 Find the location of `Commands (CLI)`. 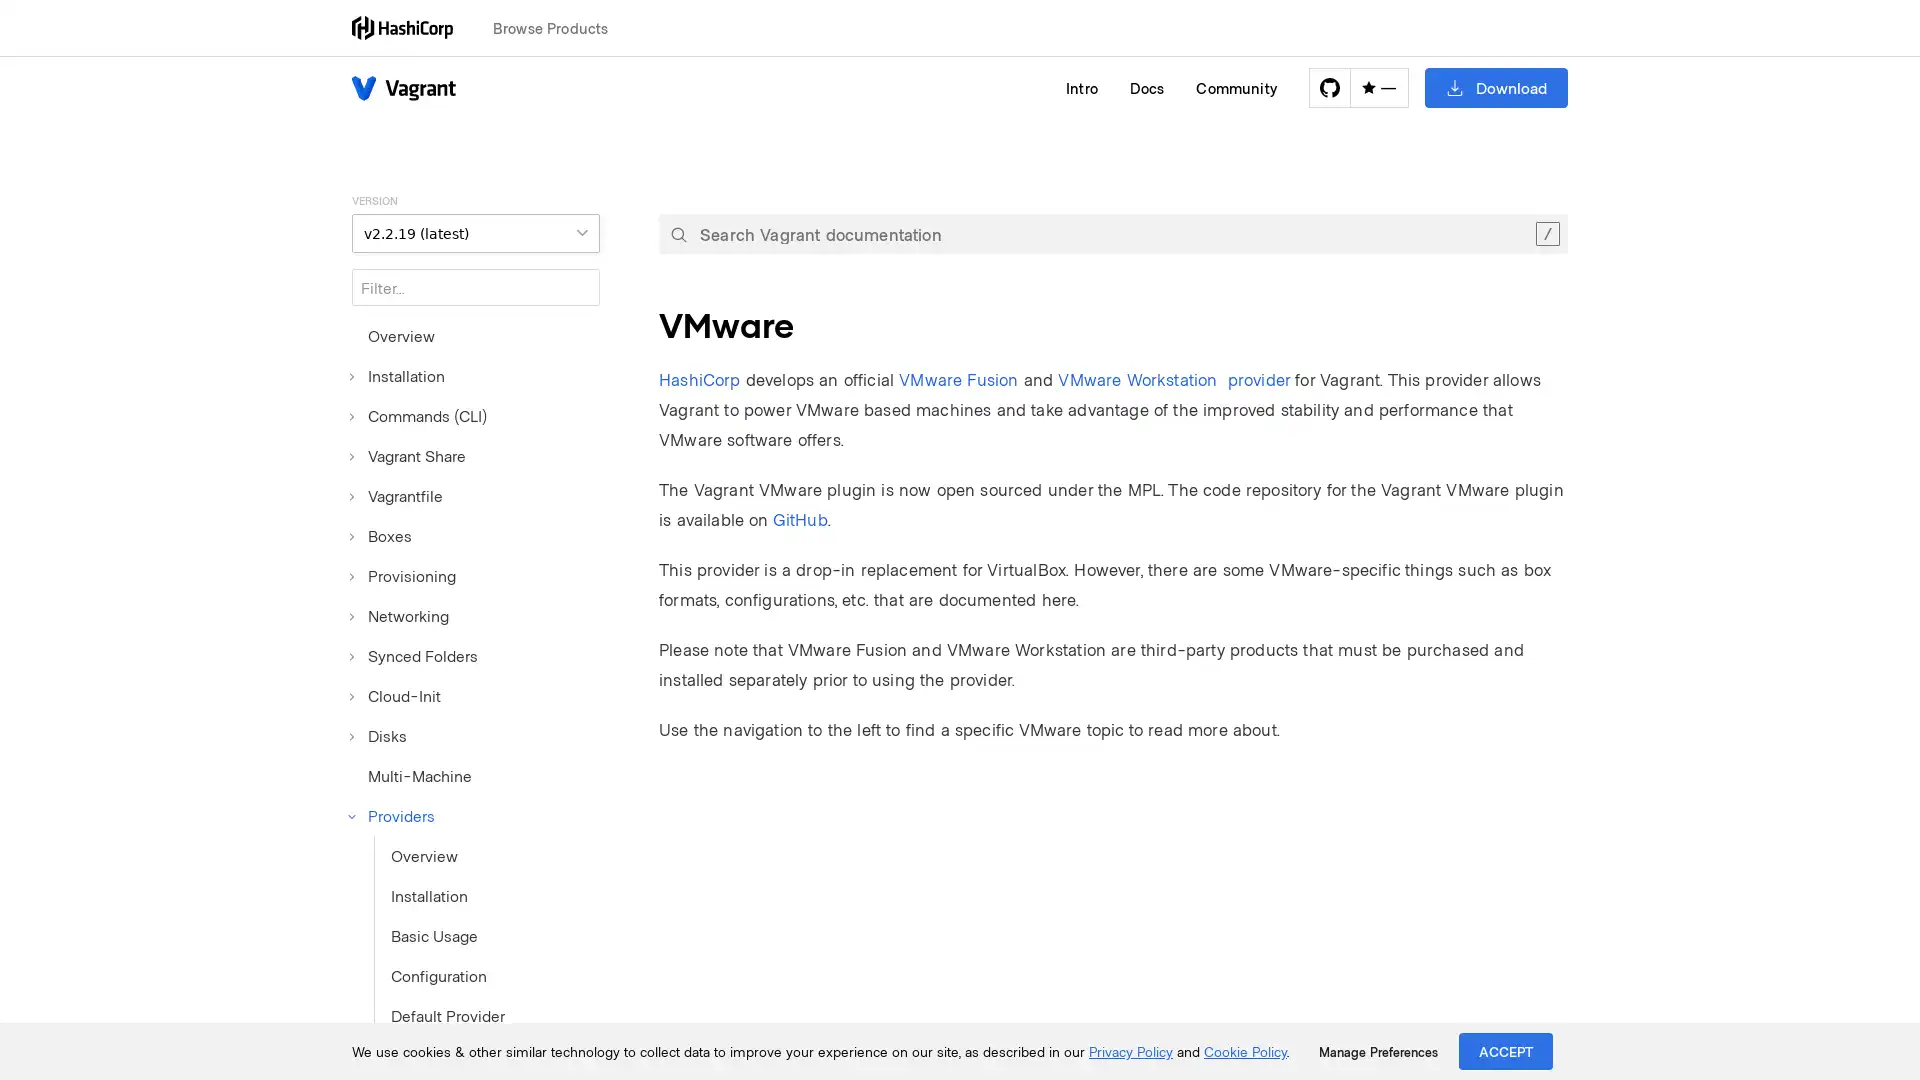

Commands (CLI) is located at coordinates (418, 415).